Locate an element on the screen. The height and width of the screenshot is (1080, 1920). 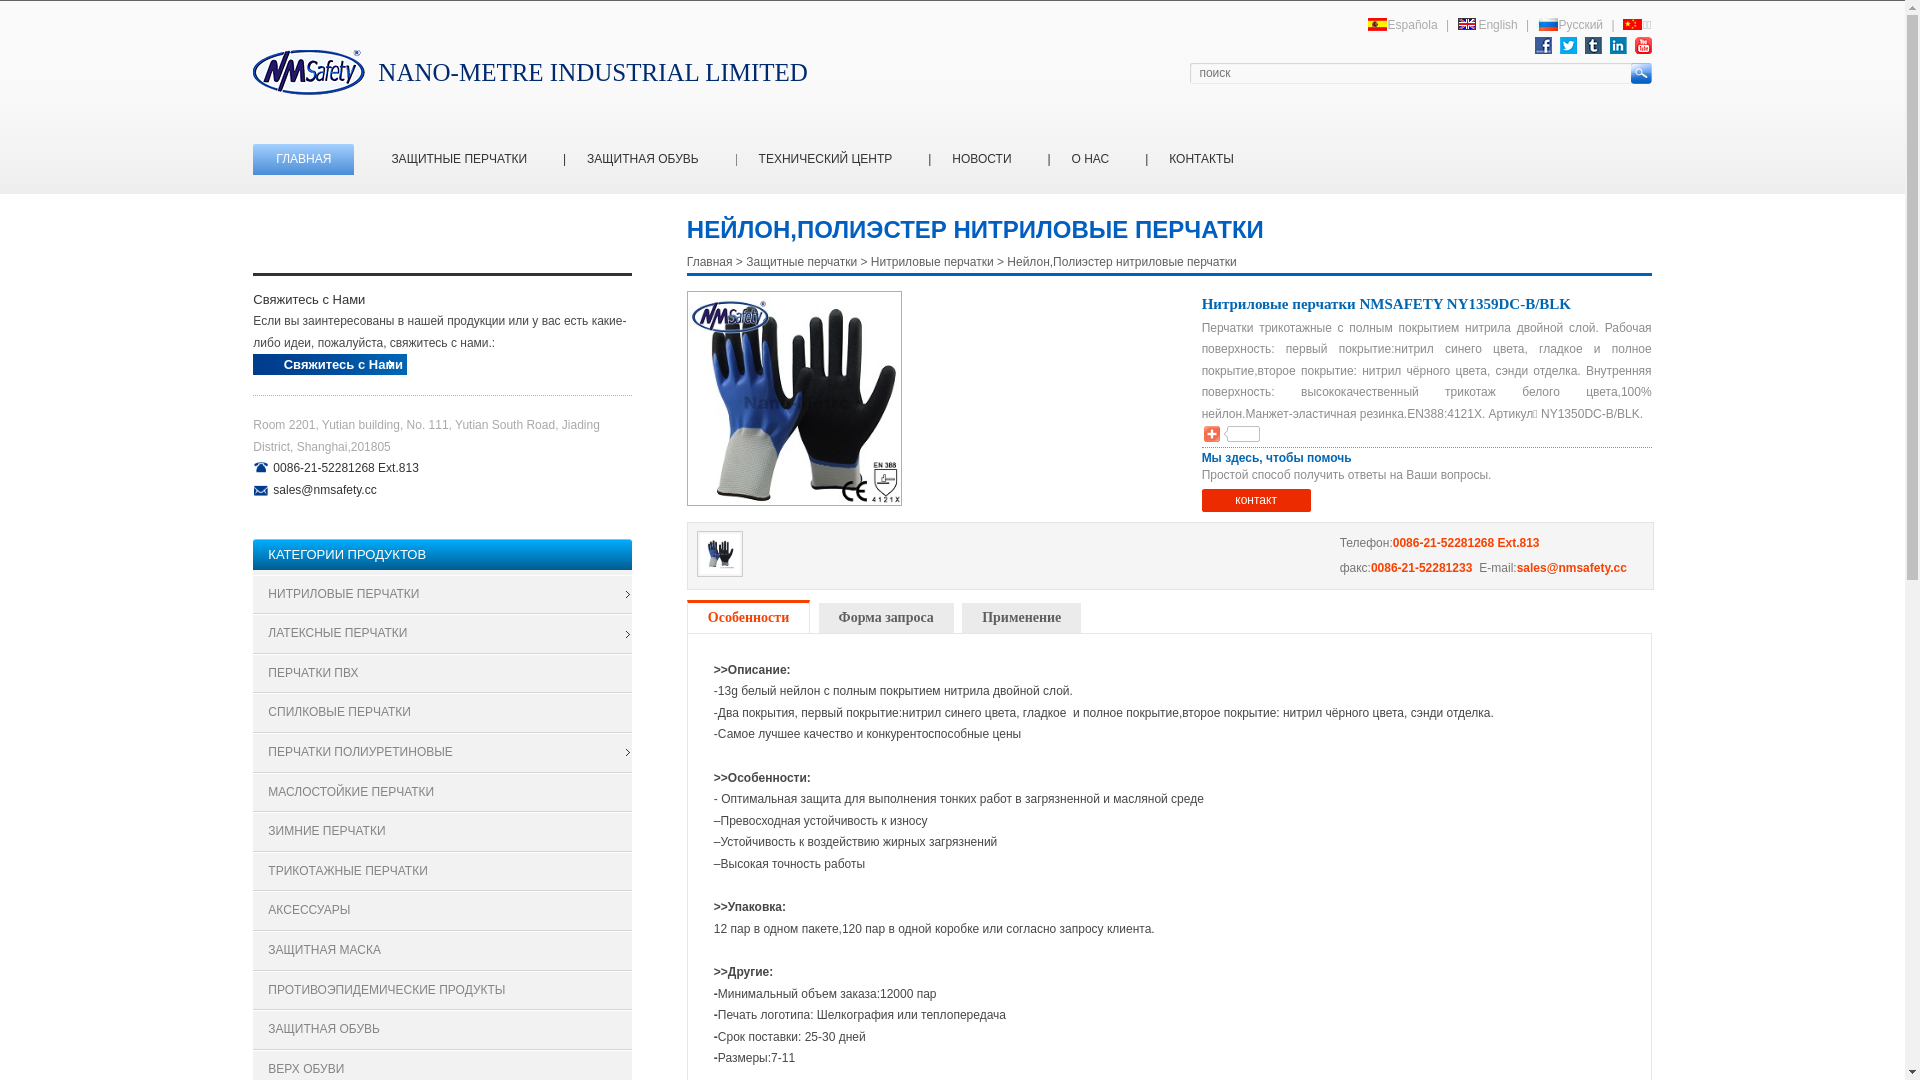
'English' is located at coordinates (1489, 24).